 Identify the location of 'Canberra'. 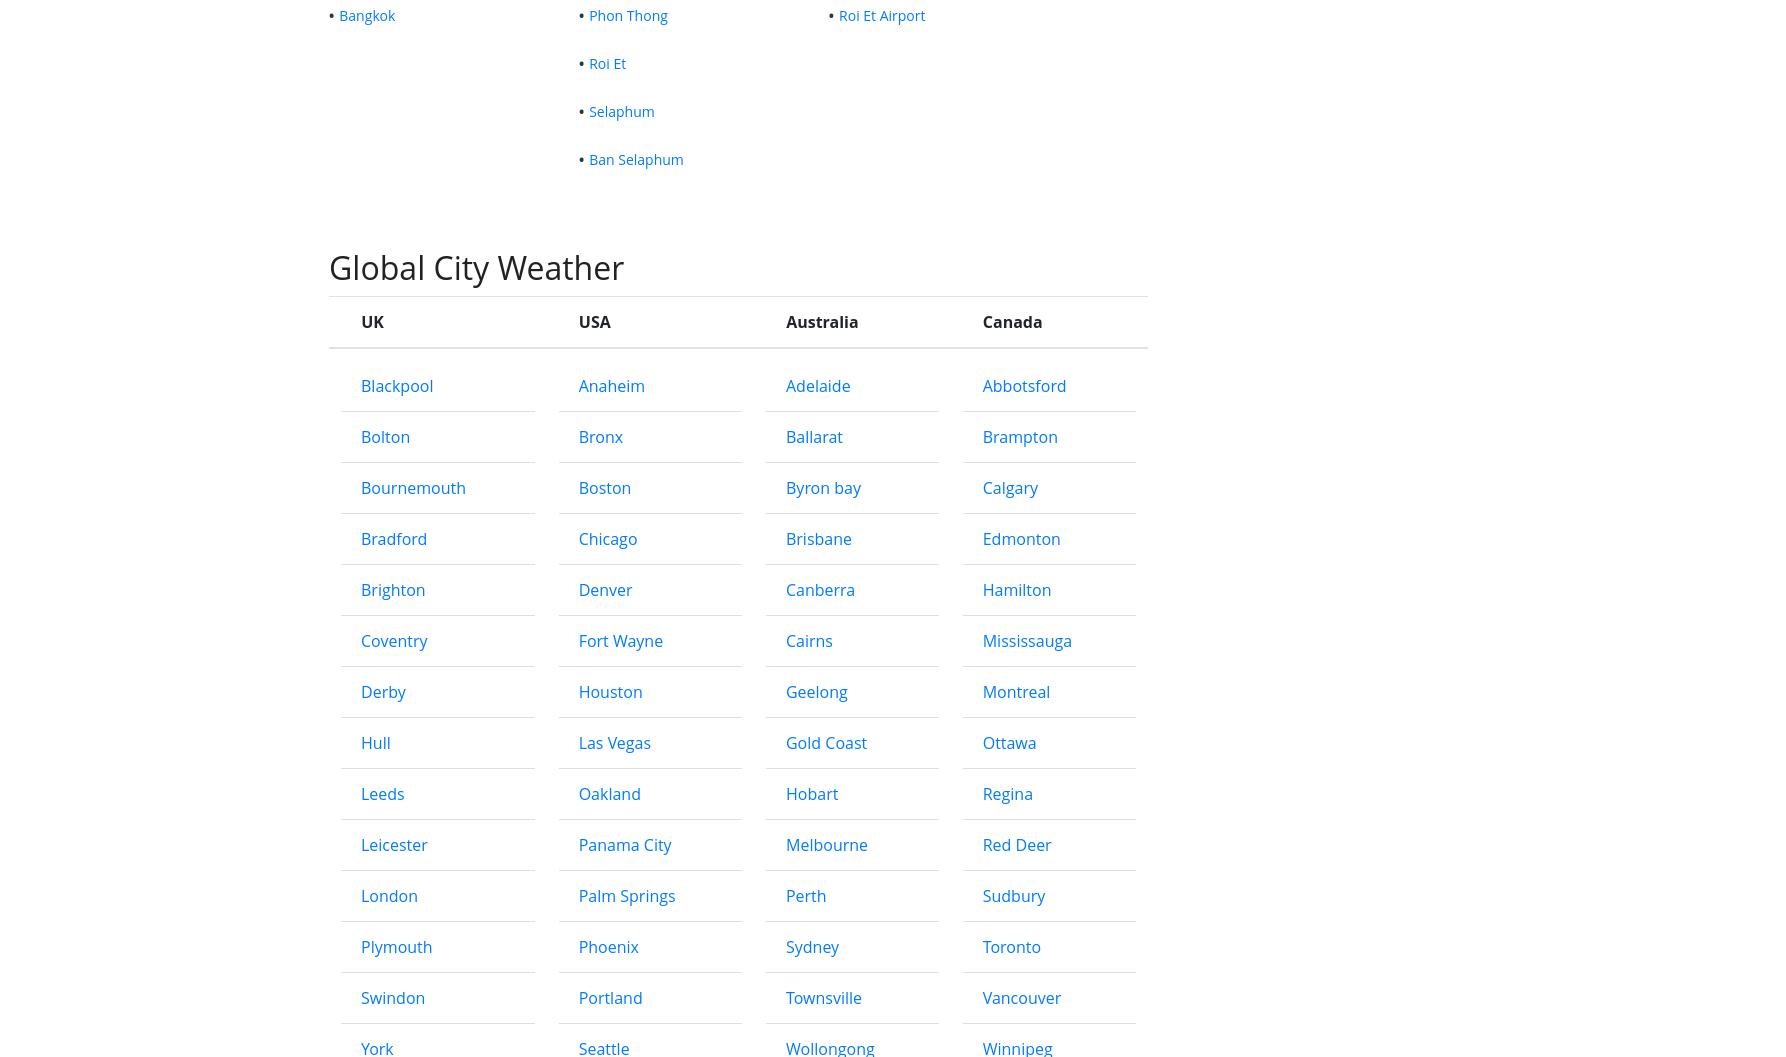
(818, 884).